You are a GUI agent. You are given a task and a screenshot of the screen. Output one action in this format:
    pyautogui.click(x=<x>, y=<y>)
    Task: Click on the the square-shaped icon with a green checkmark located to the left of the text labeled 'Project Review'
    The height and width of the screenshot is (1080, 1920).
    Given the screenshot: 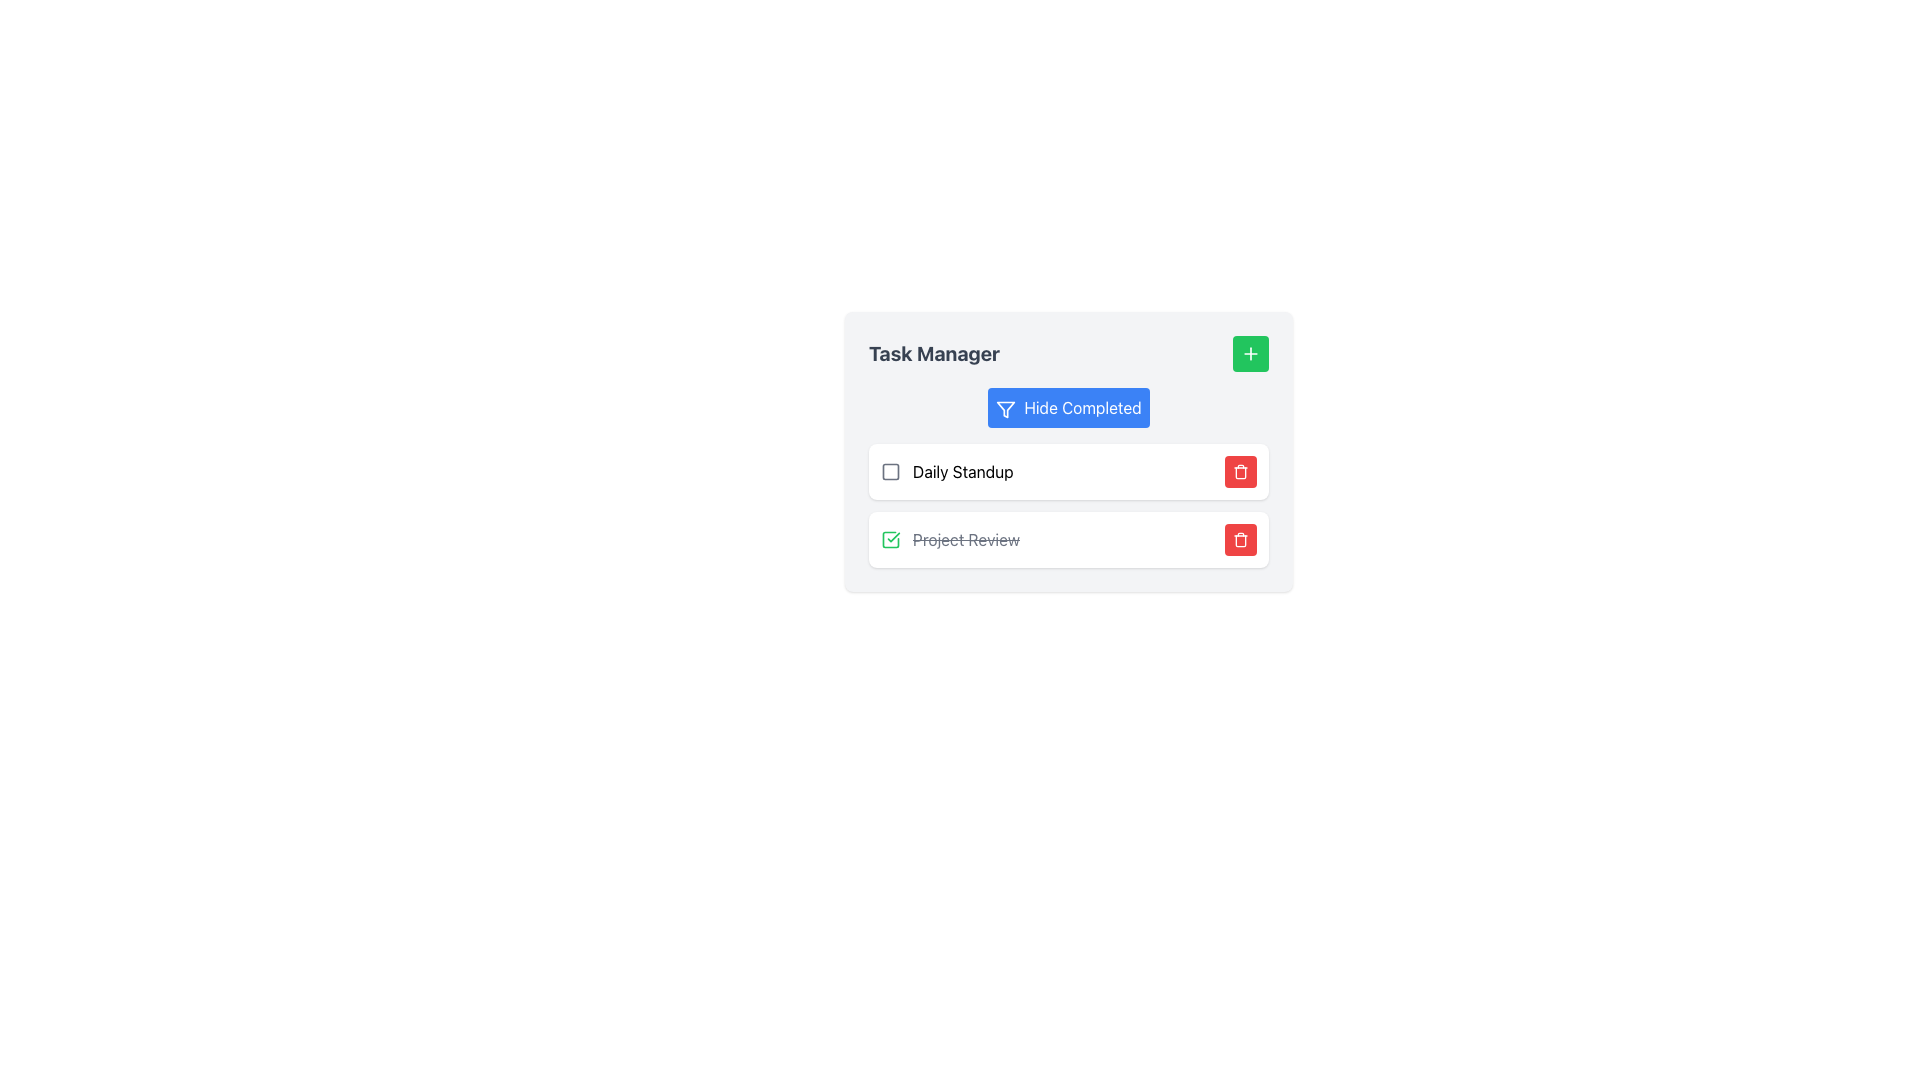 What is the action you would take?
    pyautogui.click(x=890, y=540)
    